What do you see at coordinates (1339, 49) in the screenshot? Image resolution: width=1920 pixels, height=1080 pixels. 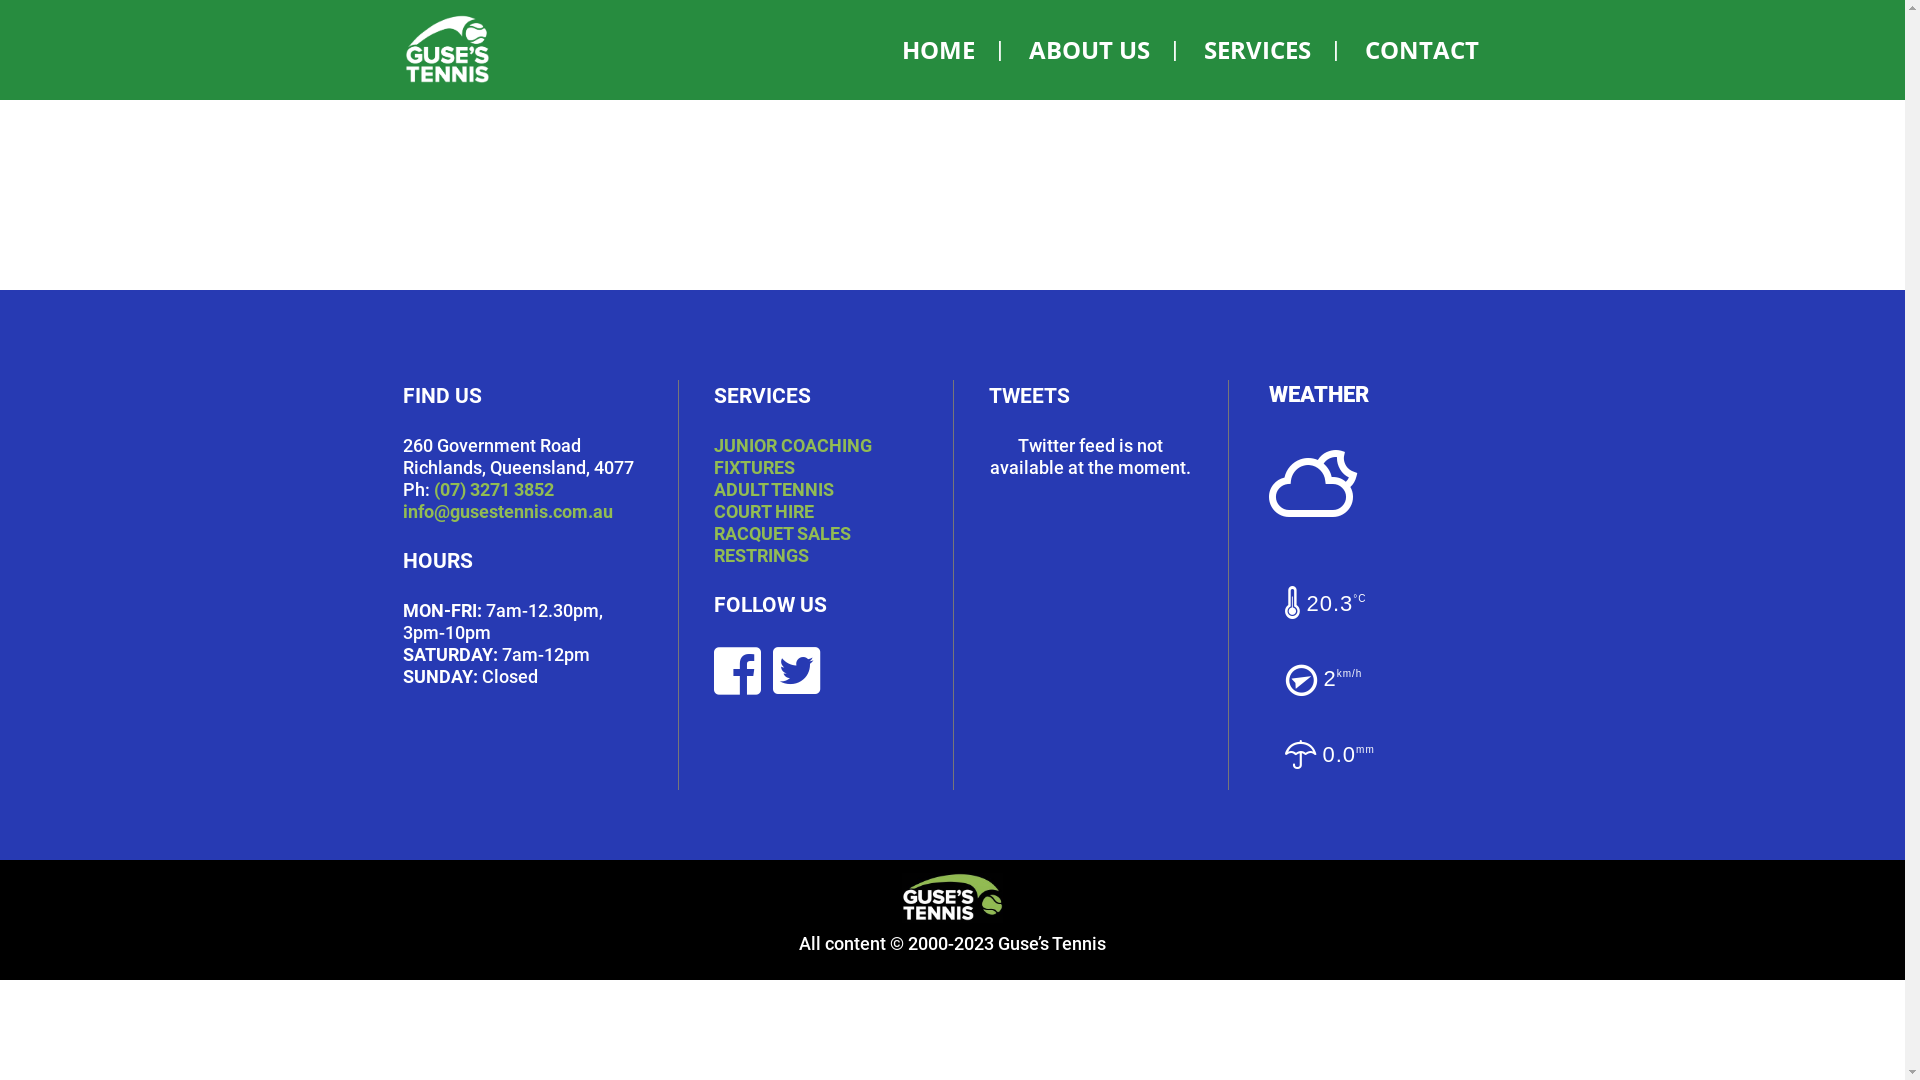 I see `'CONTACT'` at bounding box center [1339, 49].